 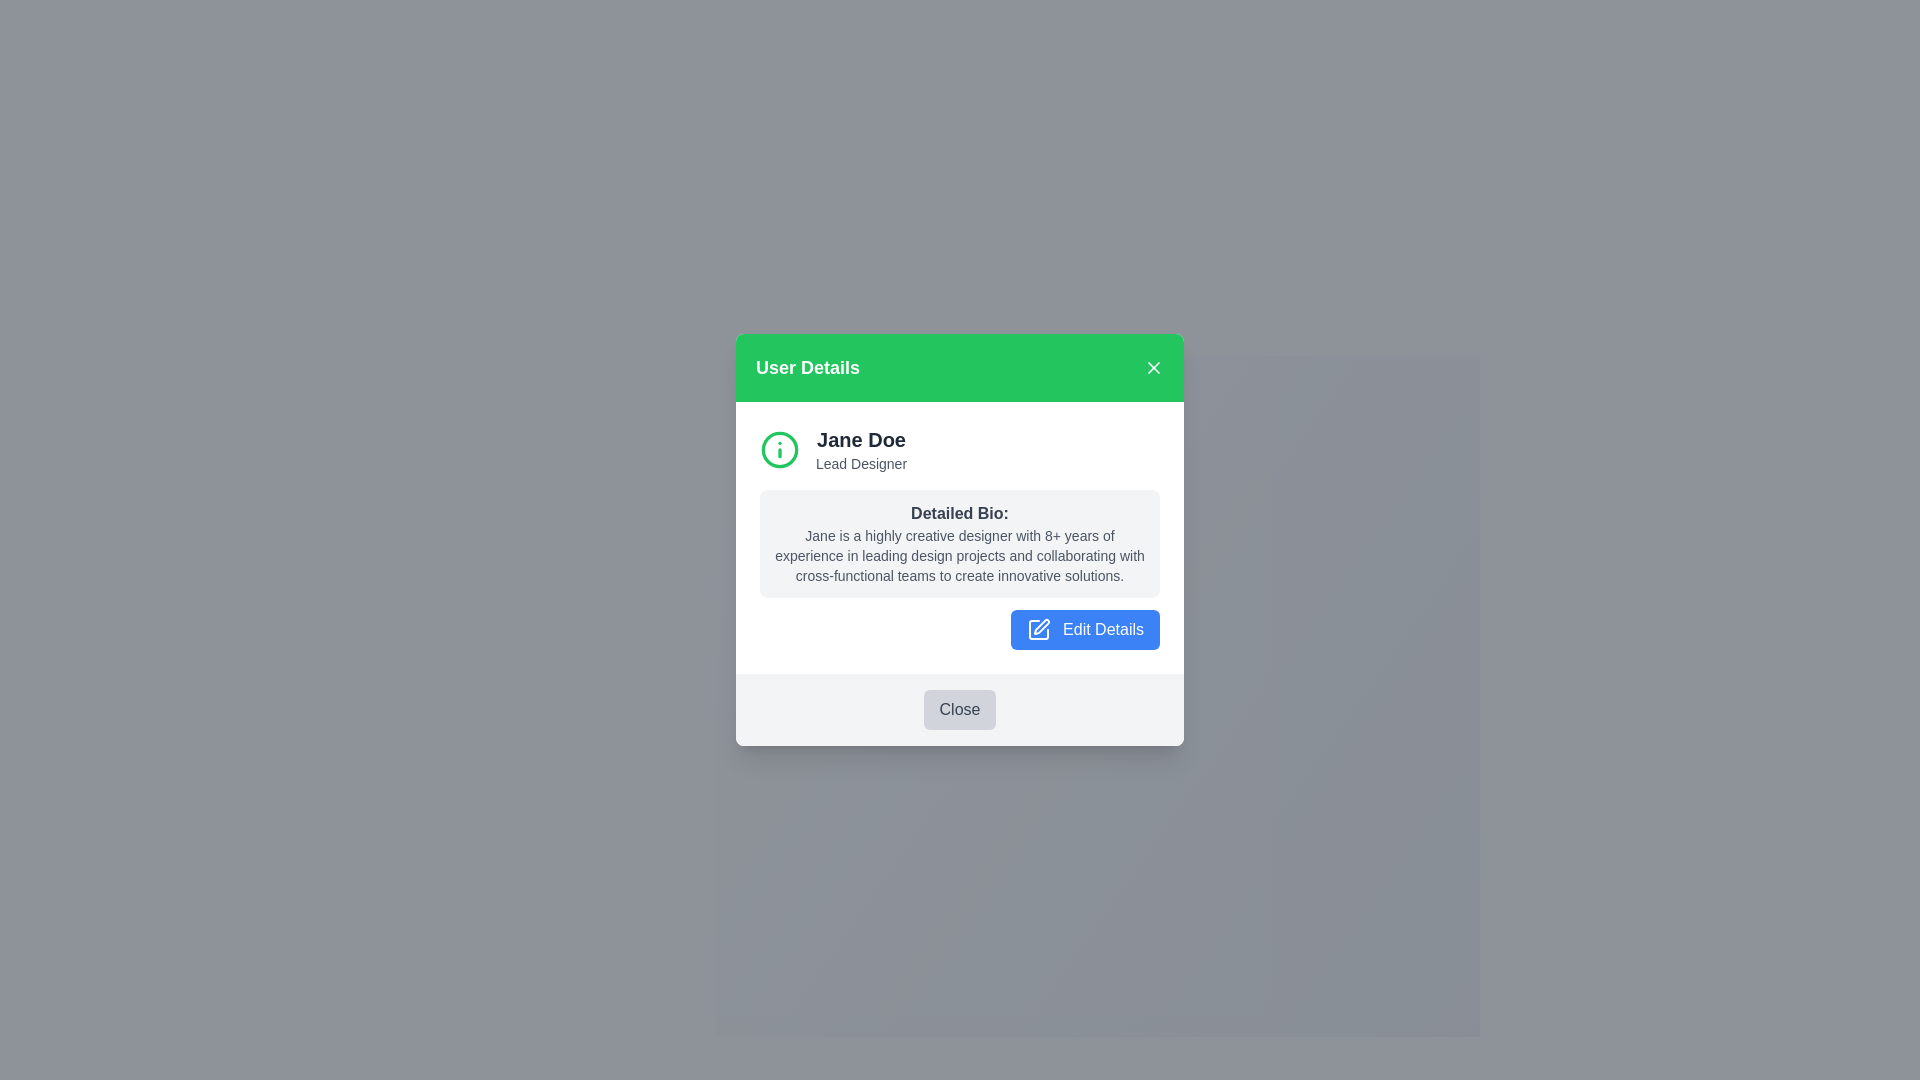 What do you see at coordinates (1153, 366) in the screenshot?
I see `the close button with an icon located at the far right of the header bar in the modal` at bounding box center [1153, 366].